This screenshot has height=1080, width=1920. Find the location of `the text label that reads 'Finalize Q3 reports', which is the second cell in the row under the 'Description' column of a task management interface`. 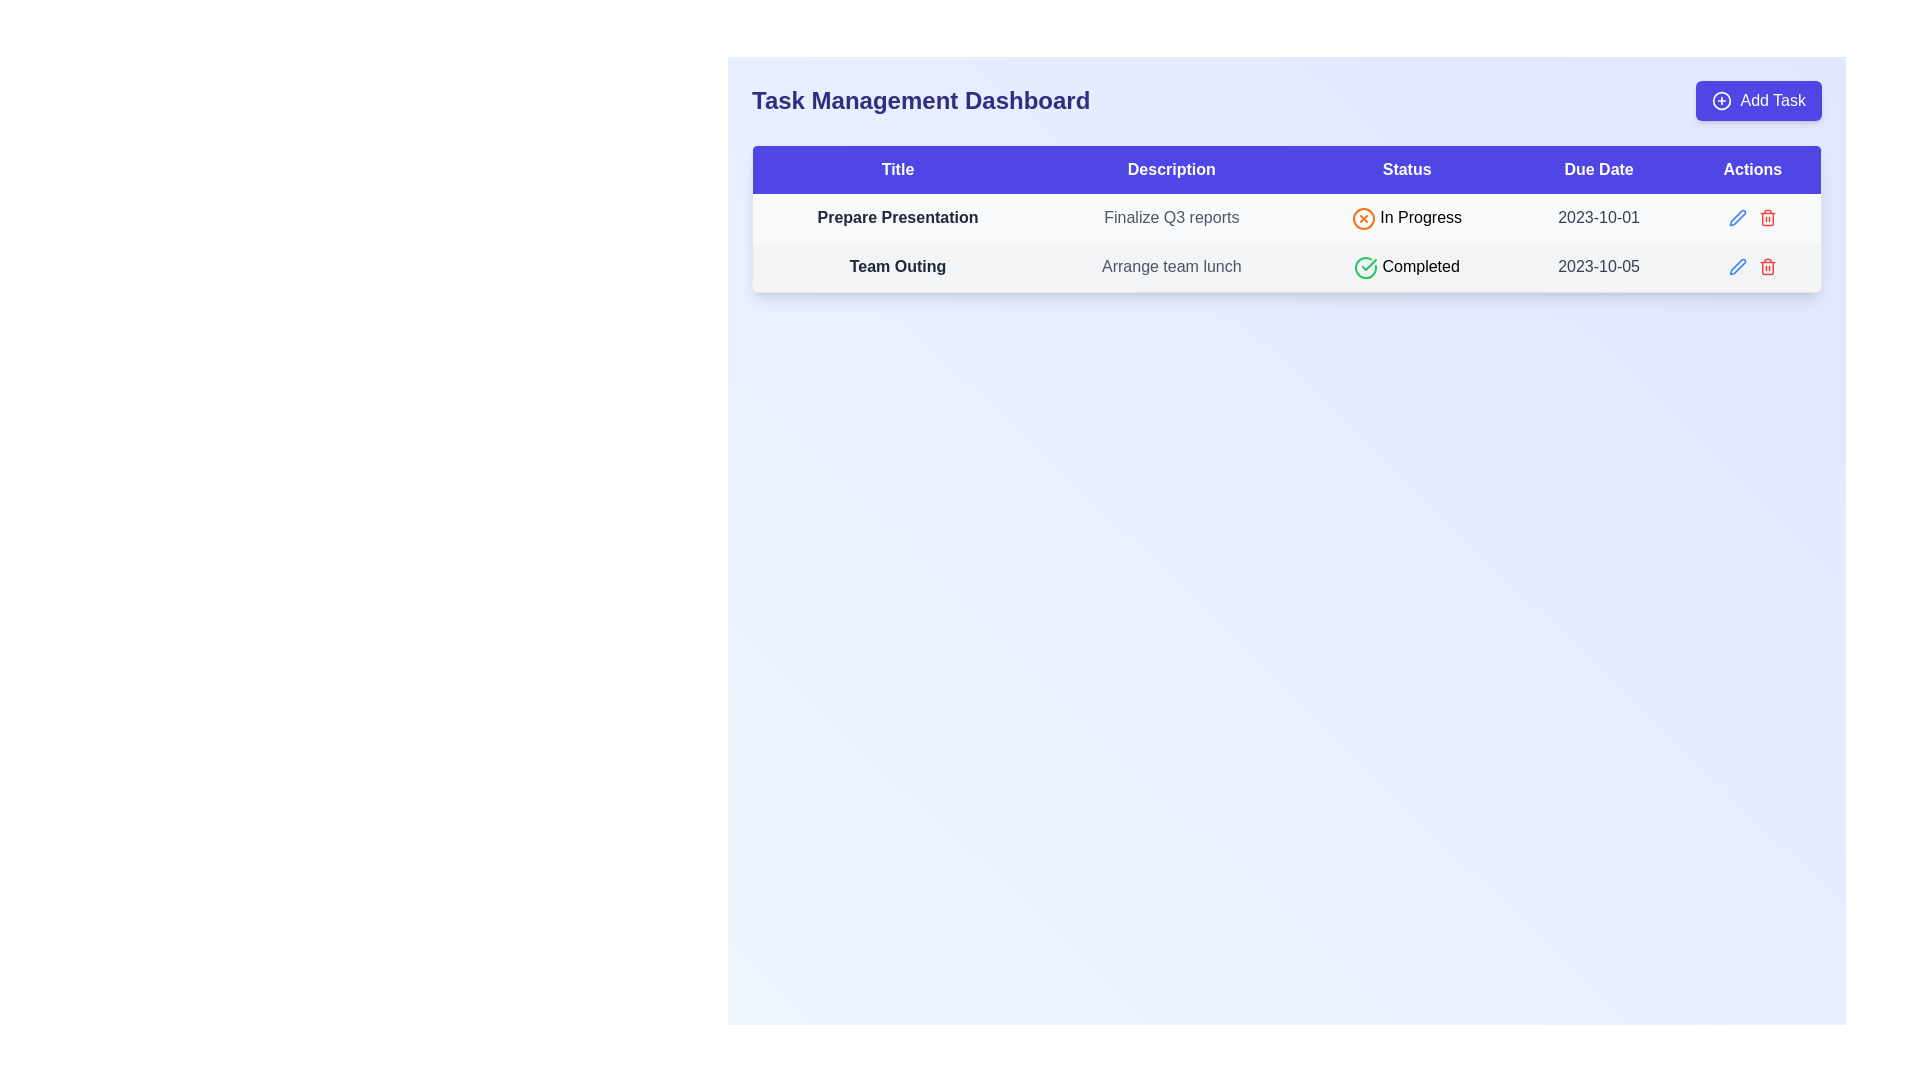

the text label that reads 'Finalize Q3 reports', which is the second cell in the row under the 'Description' column of a task management interface is located at coordinates (1171, 218).